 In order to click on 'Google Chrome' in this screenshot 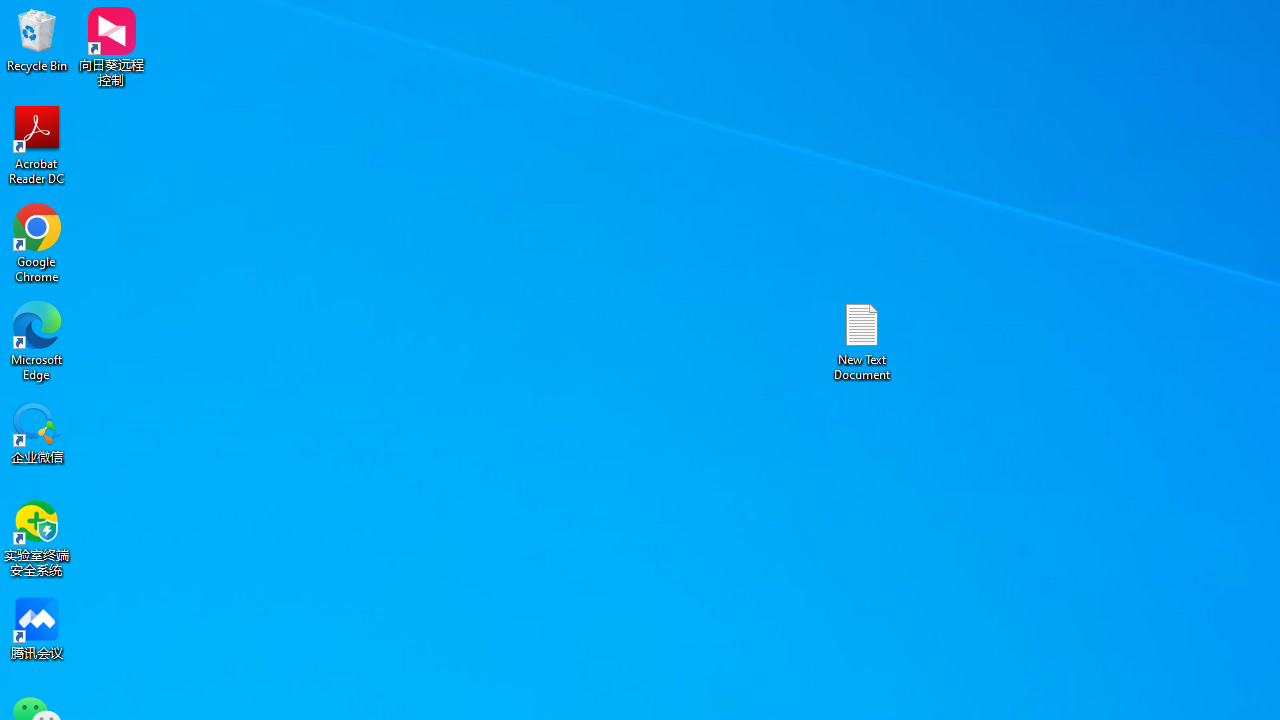, I will do `click(37, 242)`.